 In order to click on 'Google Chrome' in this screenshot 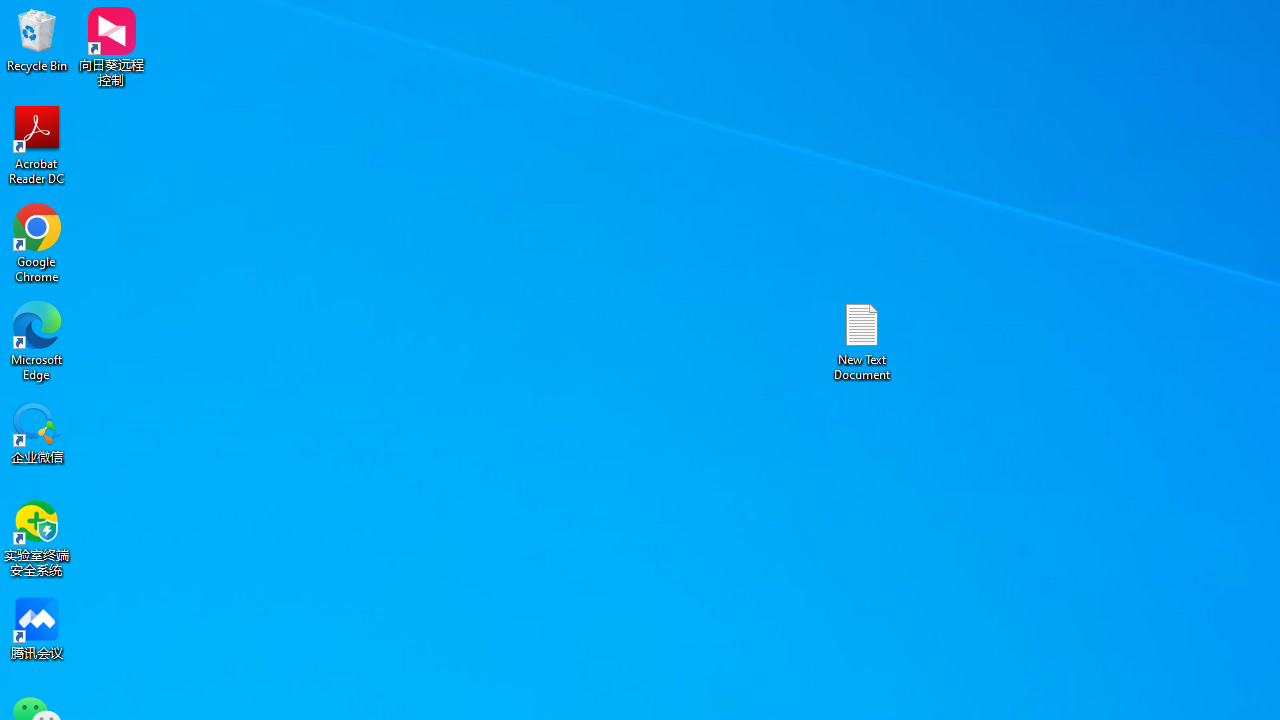, I will do `click(37, 242)`.